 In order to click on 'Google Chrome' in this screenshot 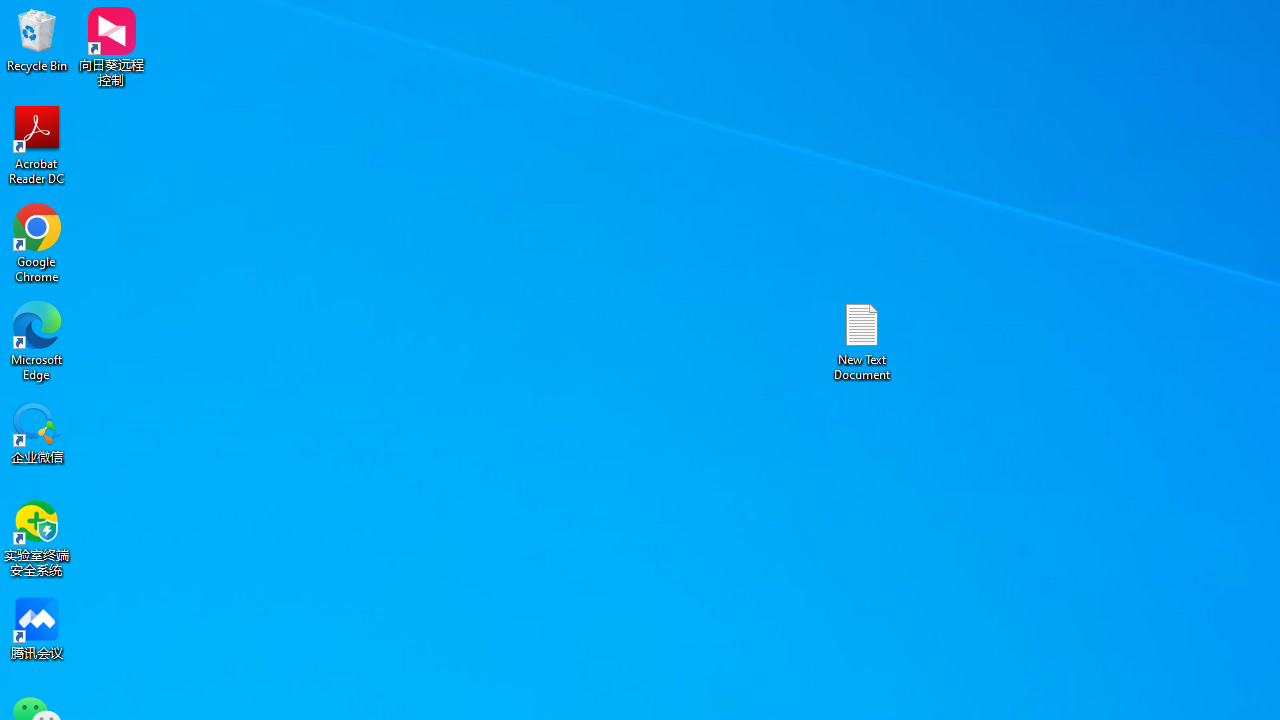, I will do `click(37, 242)`.